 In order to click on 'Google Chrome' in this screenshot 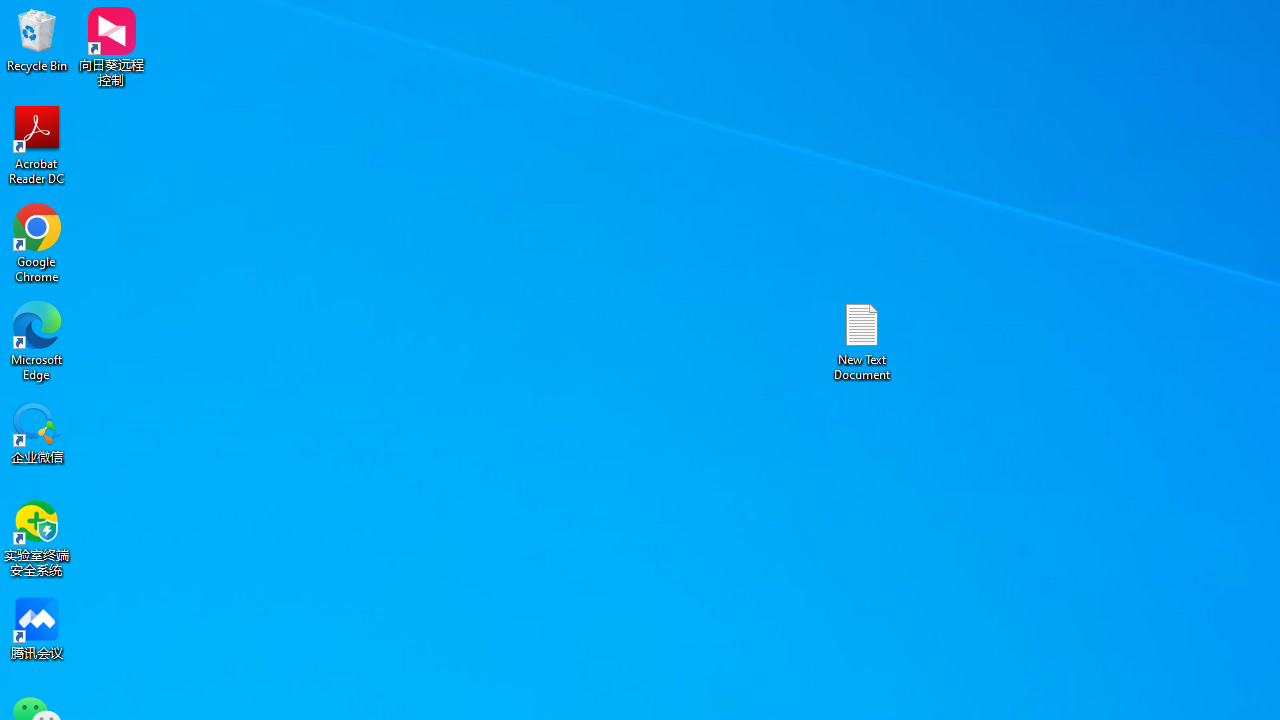, I will do `click(37, 242)`.